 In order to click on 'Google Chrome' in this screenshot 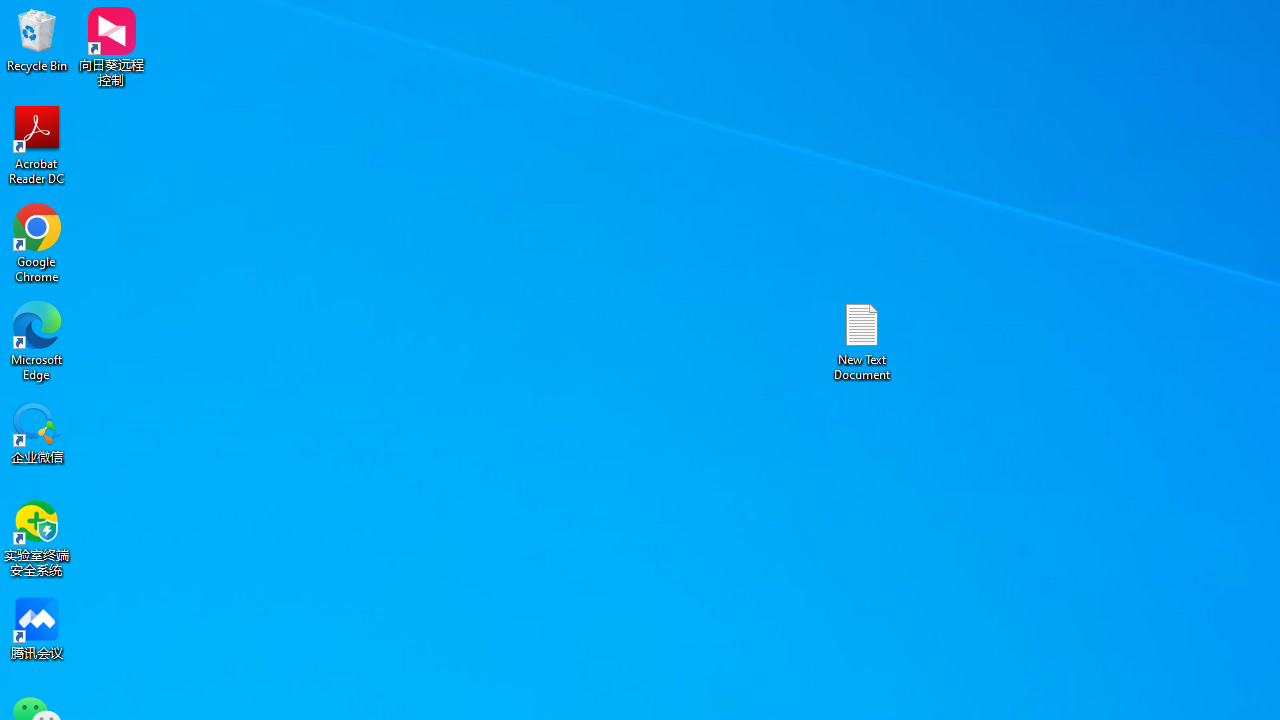, I will do `click(37, 242)`.